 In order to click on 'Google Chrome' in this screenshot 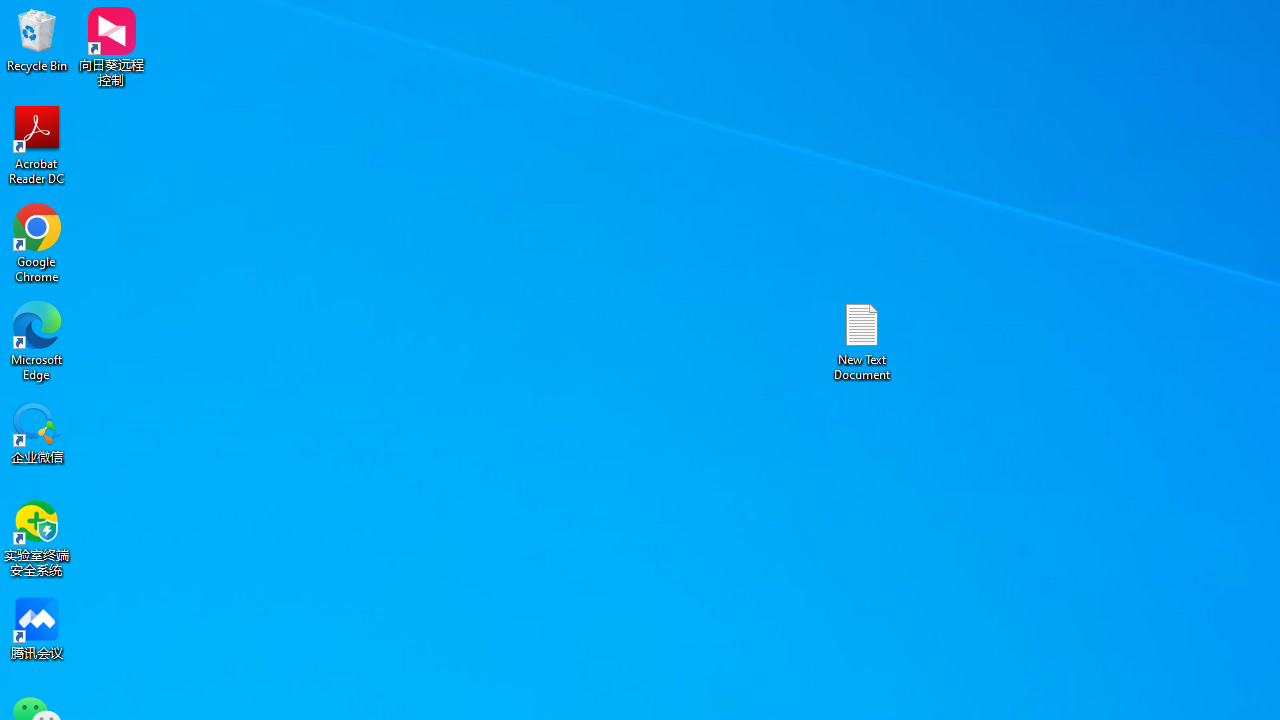, I will do `click(37, 242)`.